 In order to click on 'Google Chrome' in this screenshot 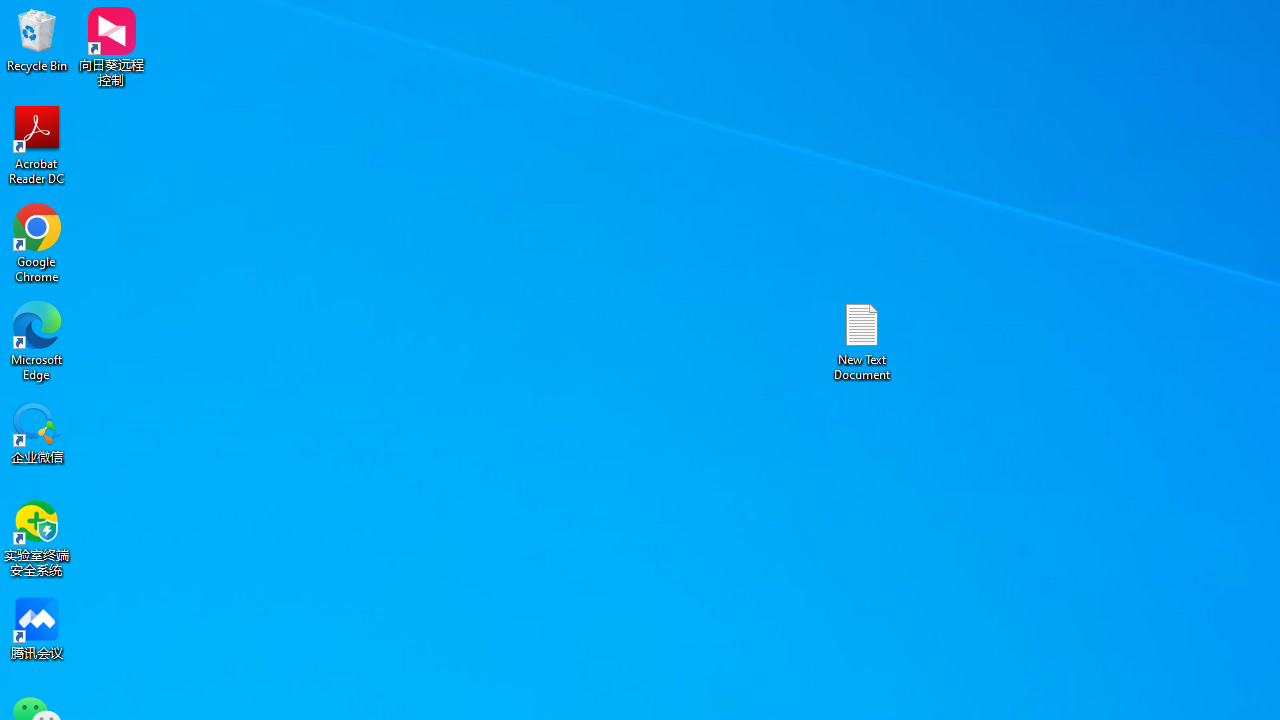, I will do `click(37, 242)`.